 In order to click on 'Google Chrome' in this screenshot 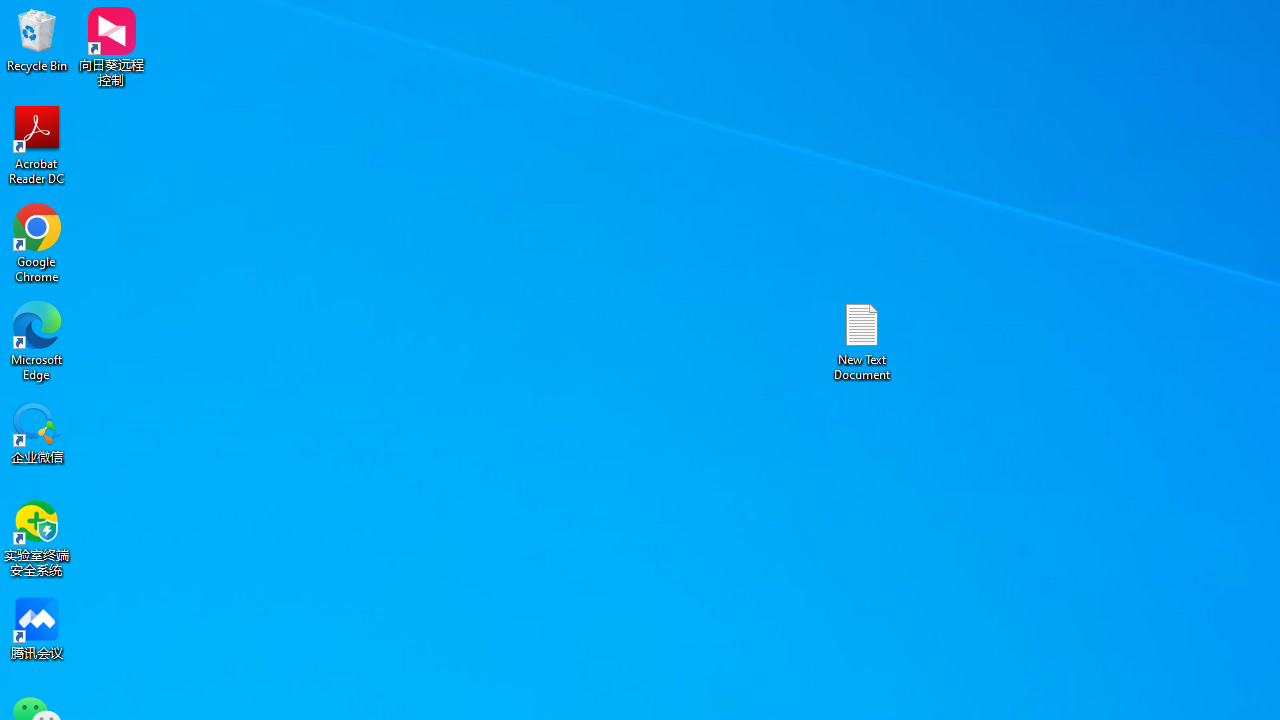, I will do `click(37, 242)`.